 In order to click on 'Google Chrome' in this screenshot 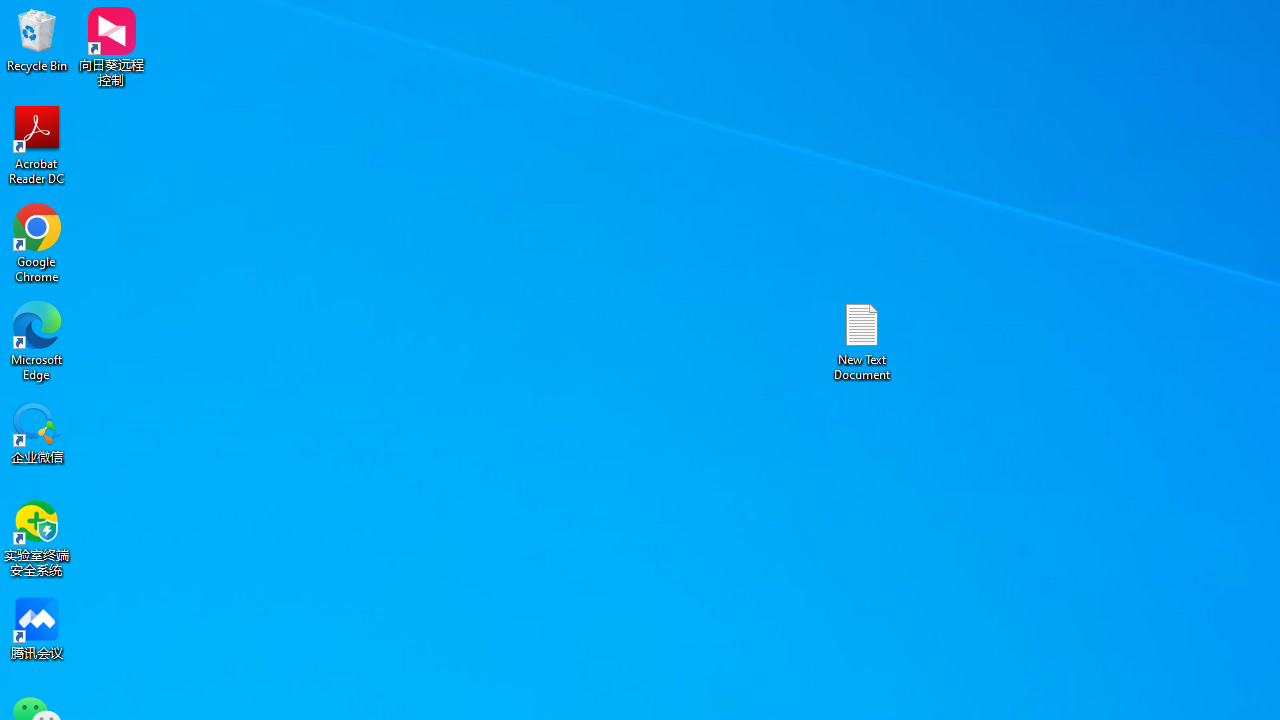, I will do `click(37, 242)`.